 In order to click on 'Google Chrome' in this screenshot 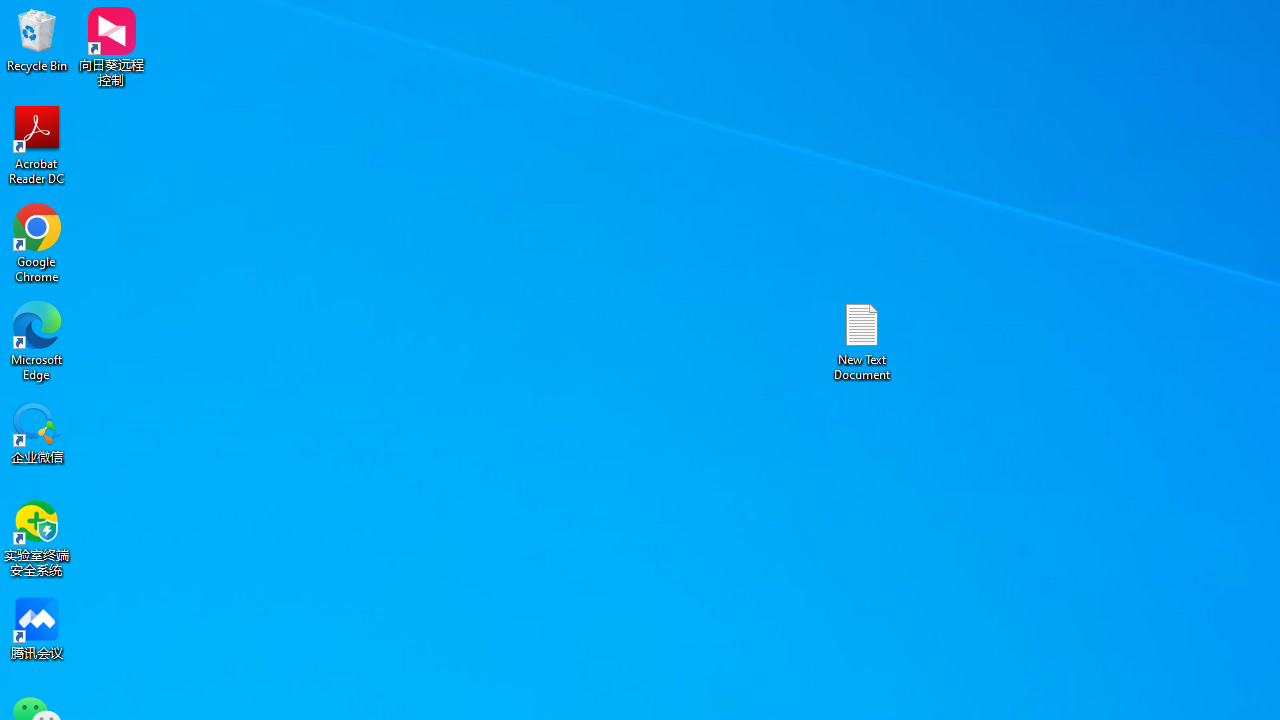, I will do `click(37, 242)`.